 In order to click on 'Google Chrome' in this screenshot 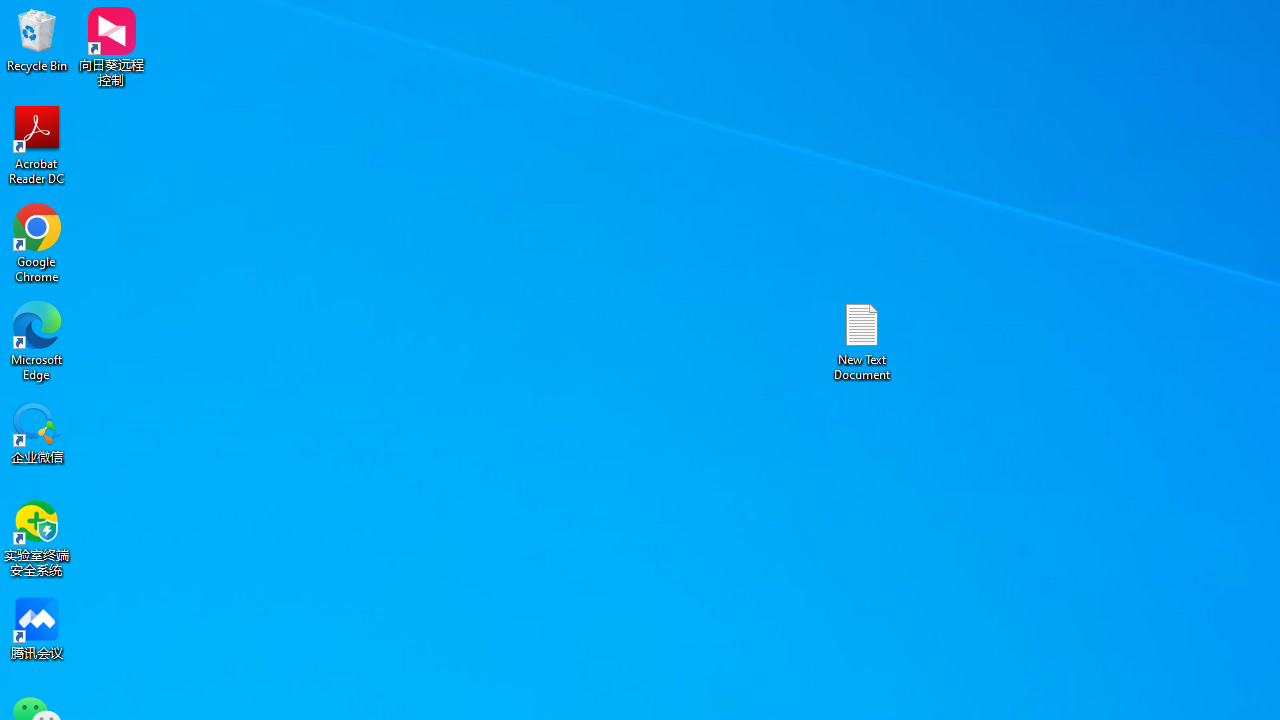, I will do `click(37, 242)`.